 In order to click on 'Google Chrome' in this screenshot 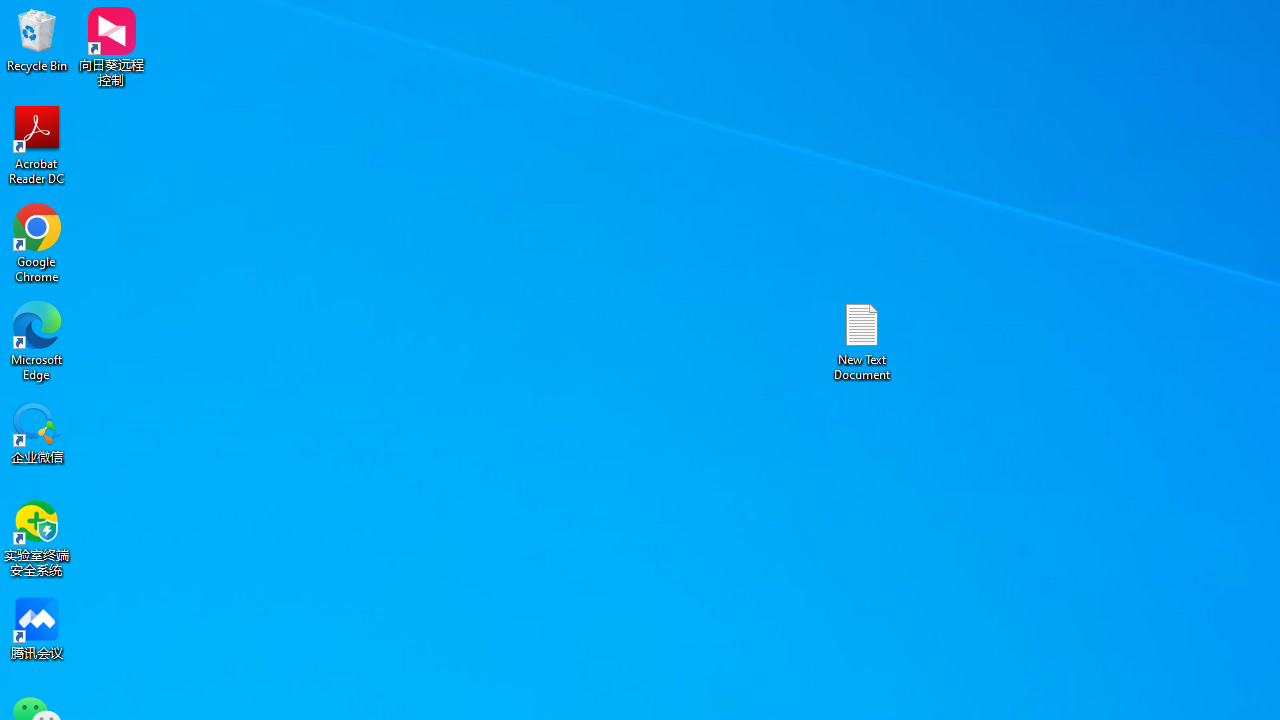, I will do `click(37, 242)`.